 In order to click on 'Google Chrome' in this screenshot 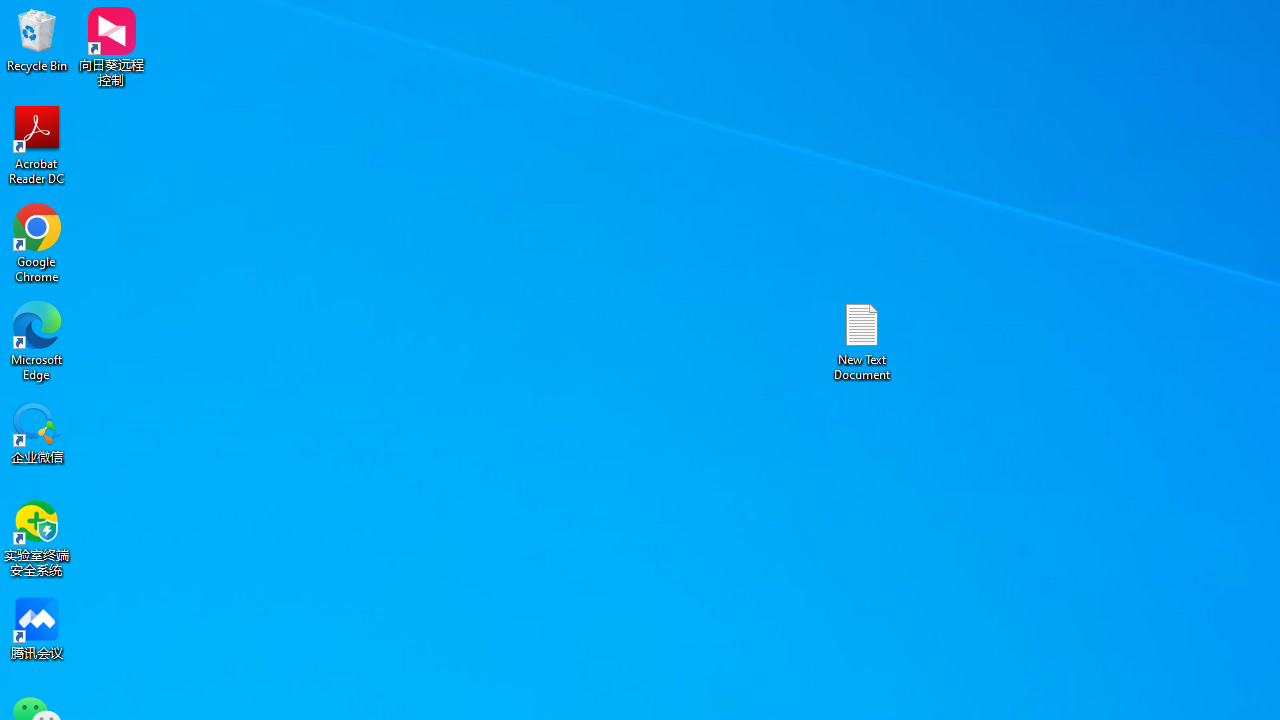, I will do `click(37, 242)`.